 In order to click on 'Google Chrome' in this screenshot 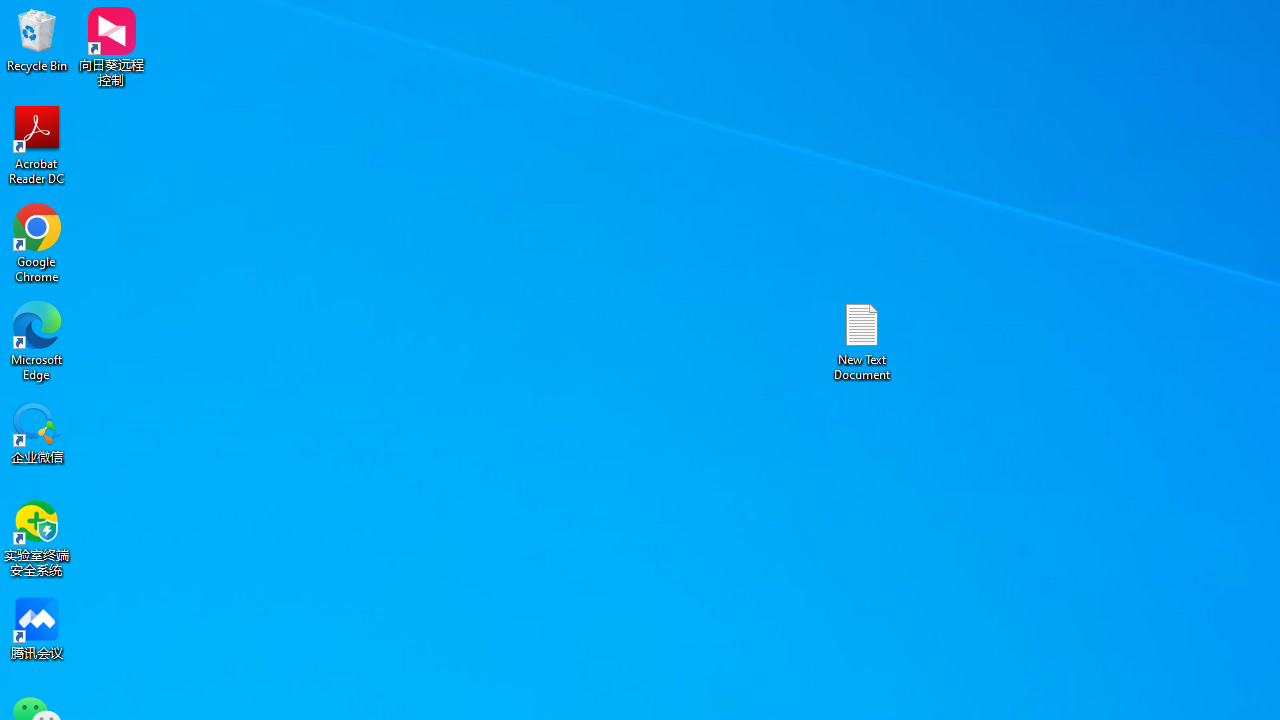, I will do `click(37, 242)`.